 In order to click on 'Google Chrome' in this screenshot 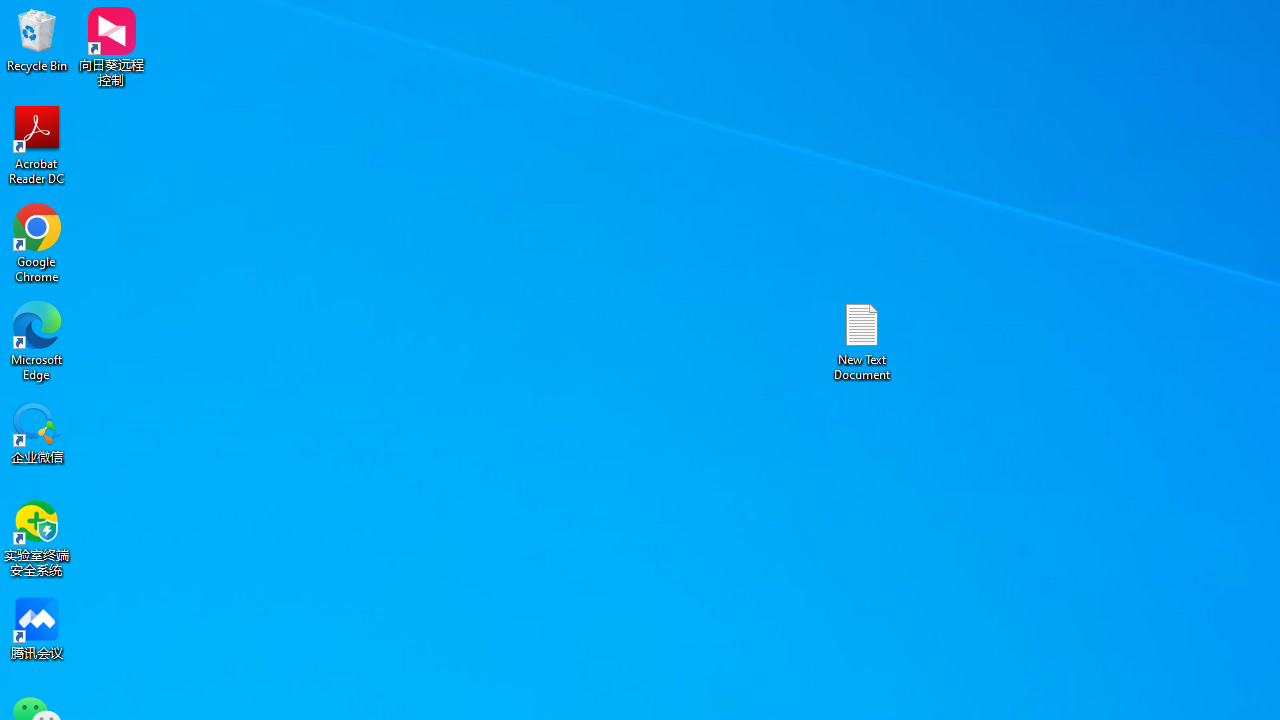, I will do `click(37, 242)`.